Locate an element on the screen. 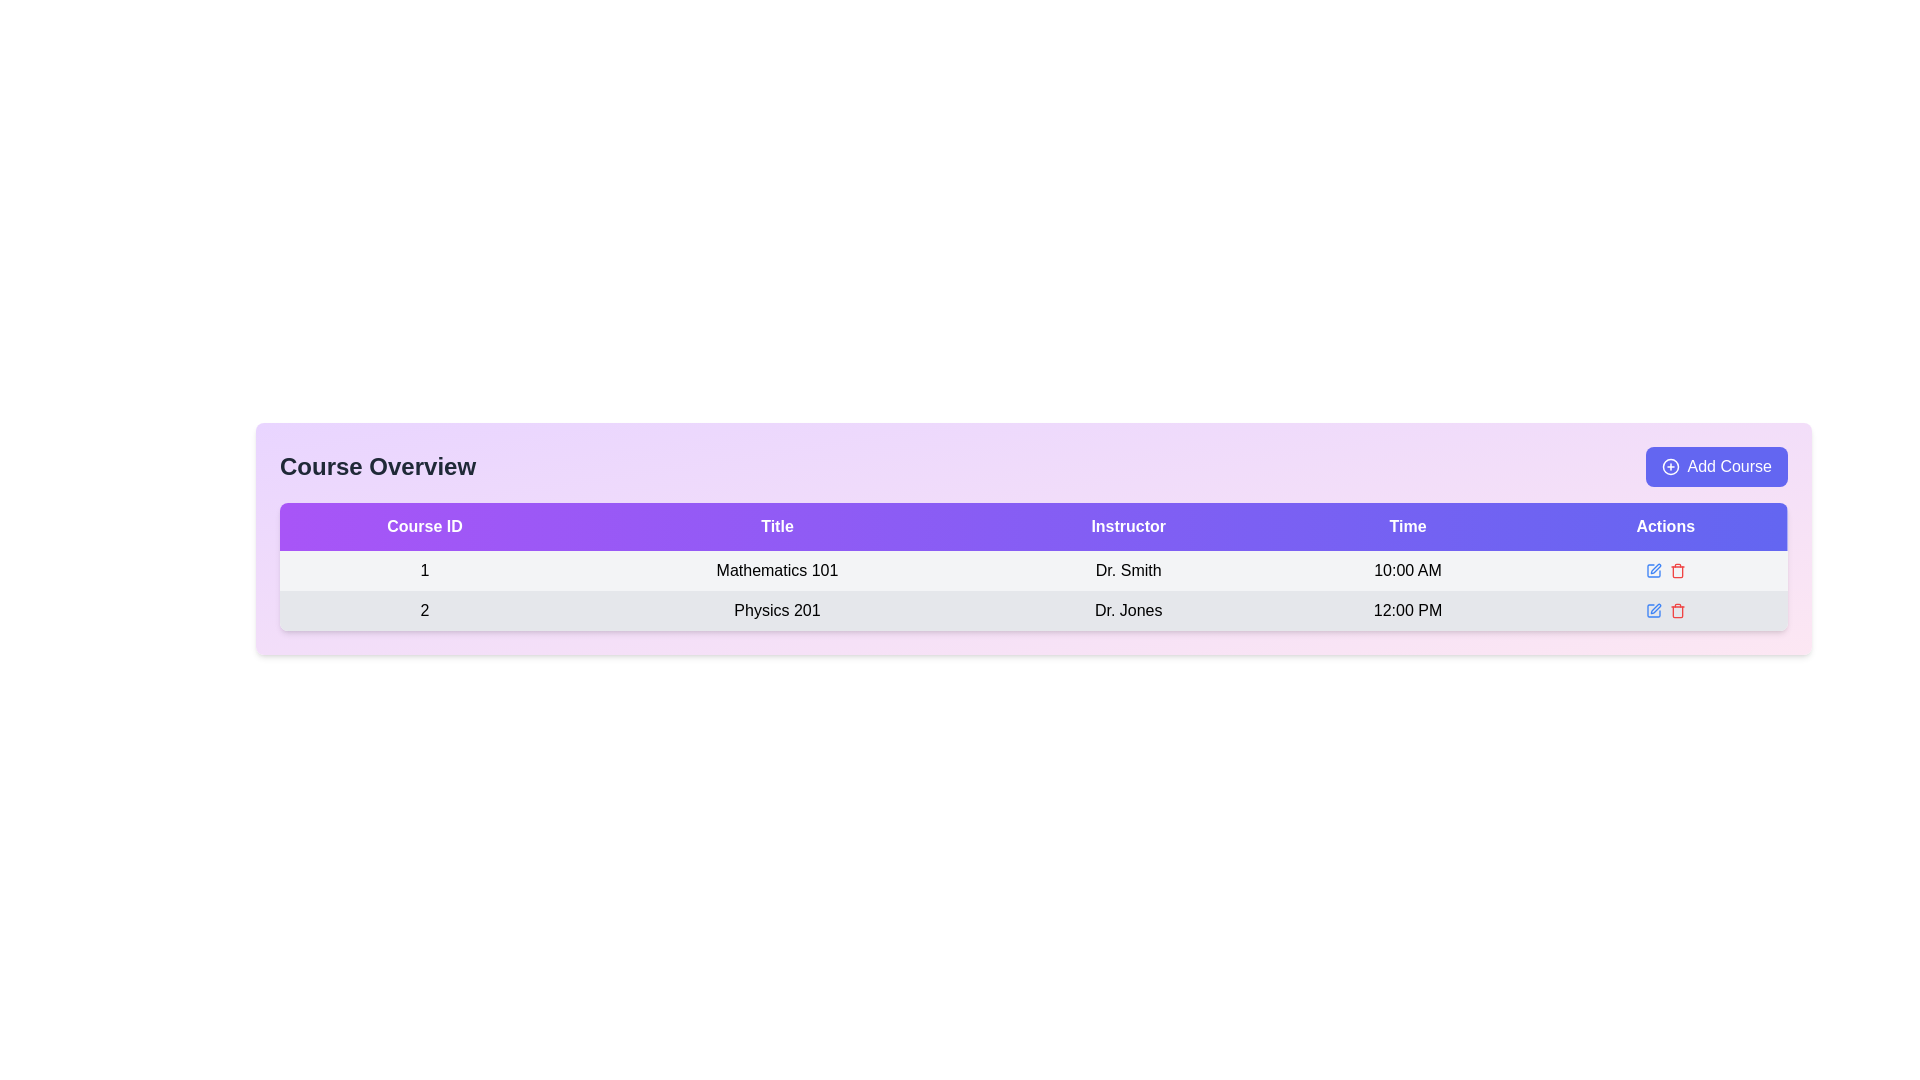 This screenshot has height=1080, width=1920. the table cell displaying the instructor's name for the course 'Physics 201' in the second row of the table is located at coordinates (1128, 609).